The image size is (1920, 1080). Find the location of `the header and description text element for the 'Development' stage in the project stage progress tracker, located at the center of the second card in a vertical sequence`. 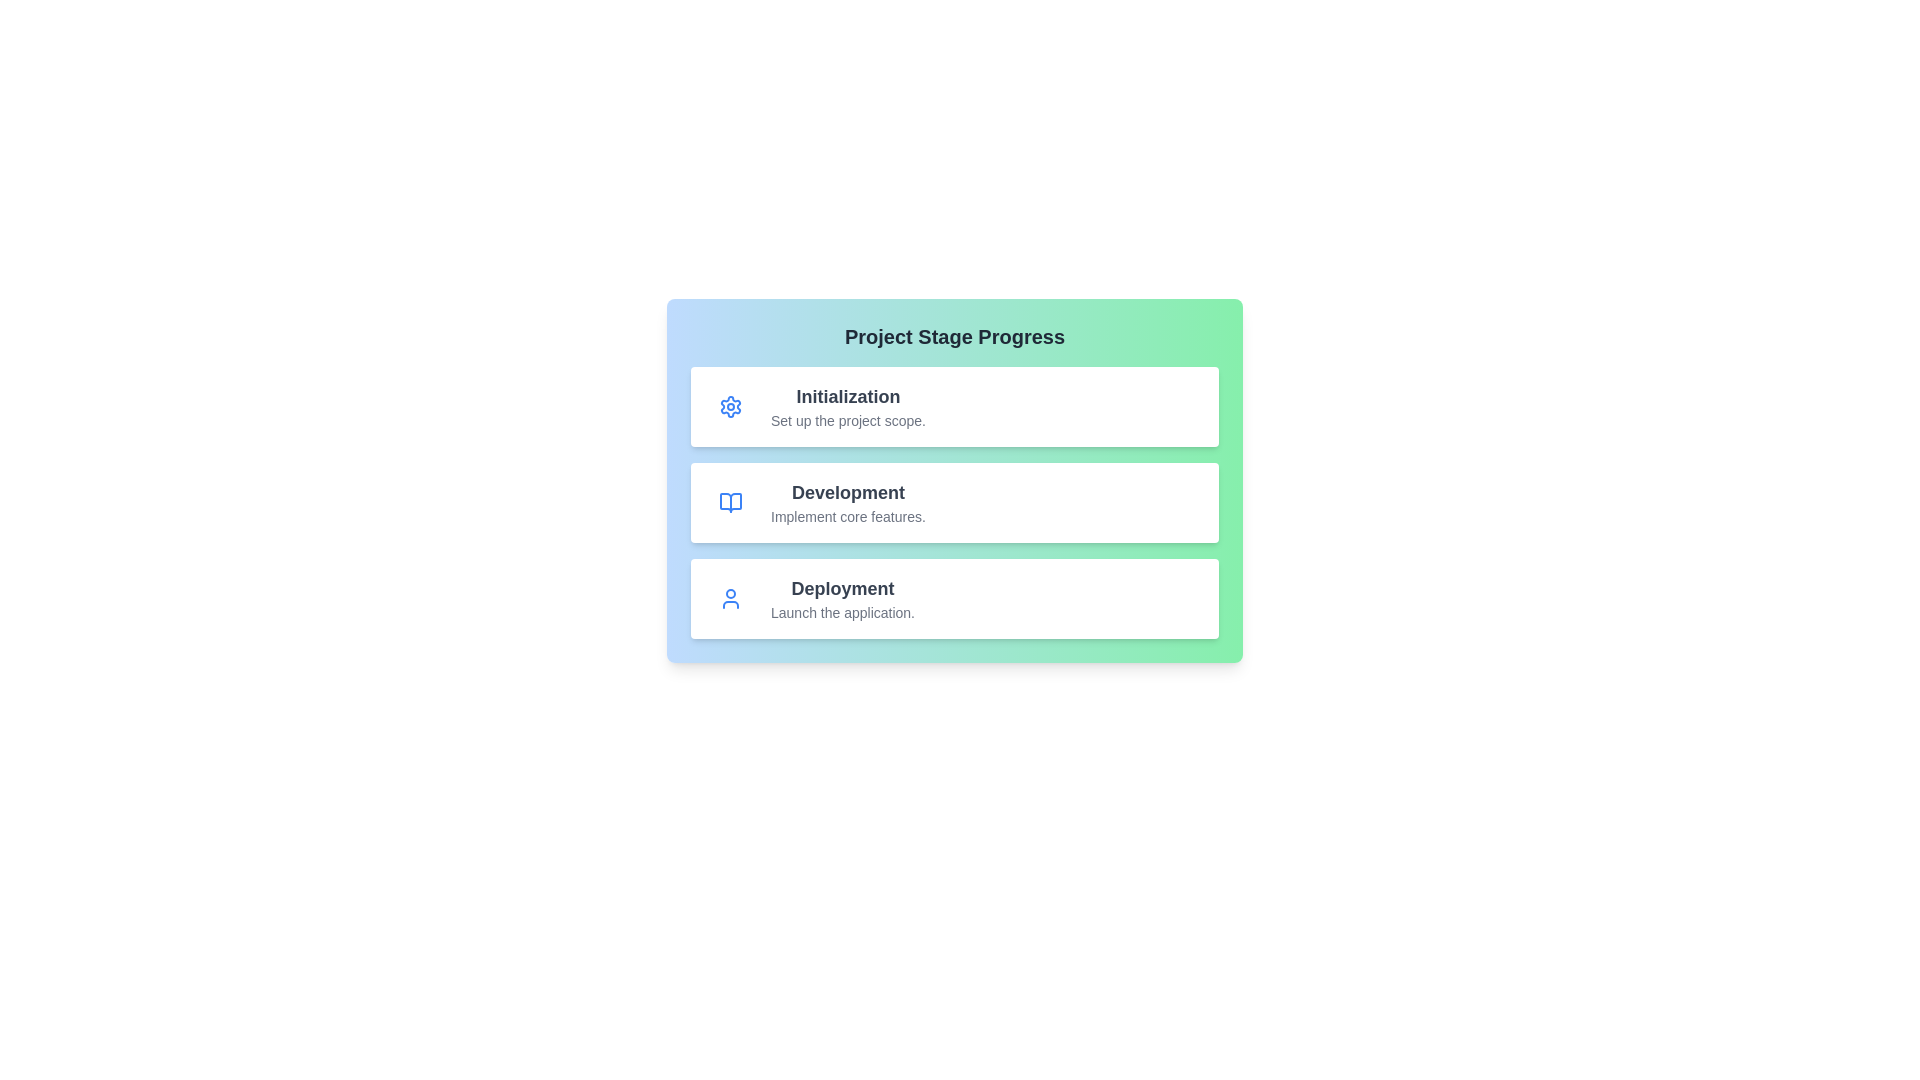

the header and description text element for the 'Development' stage in the project stage progress tracker, located at the center of the second card in a vertical sequence is located at coordinates (848, 501).